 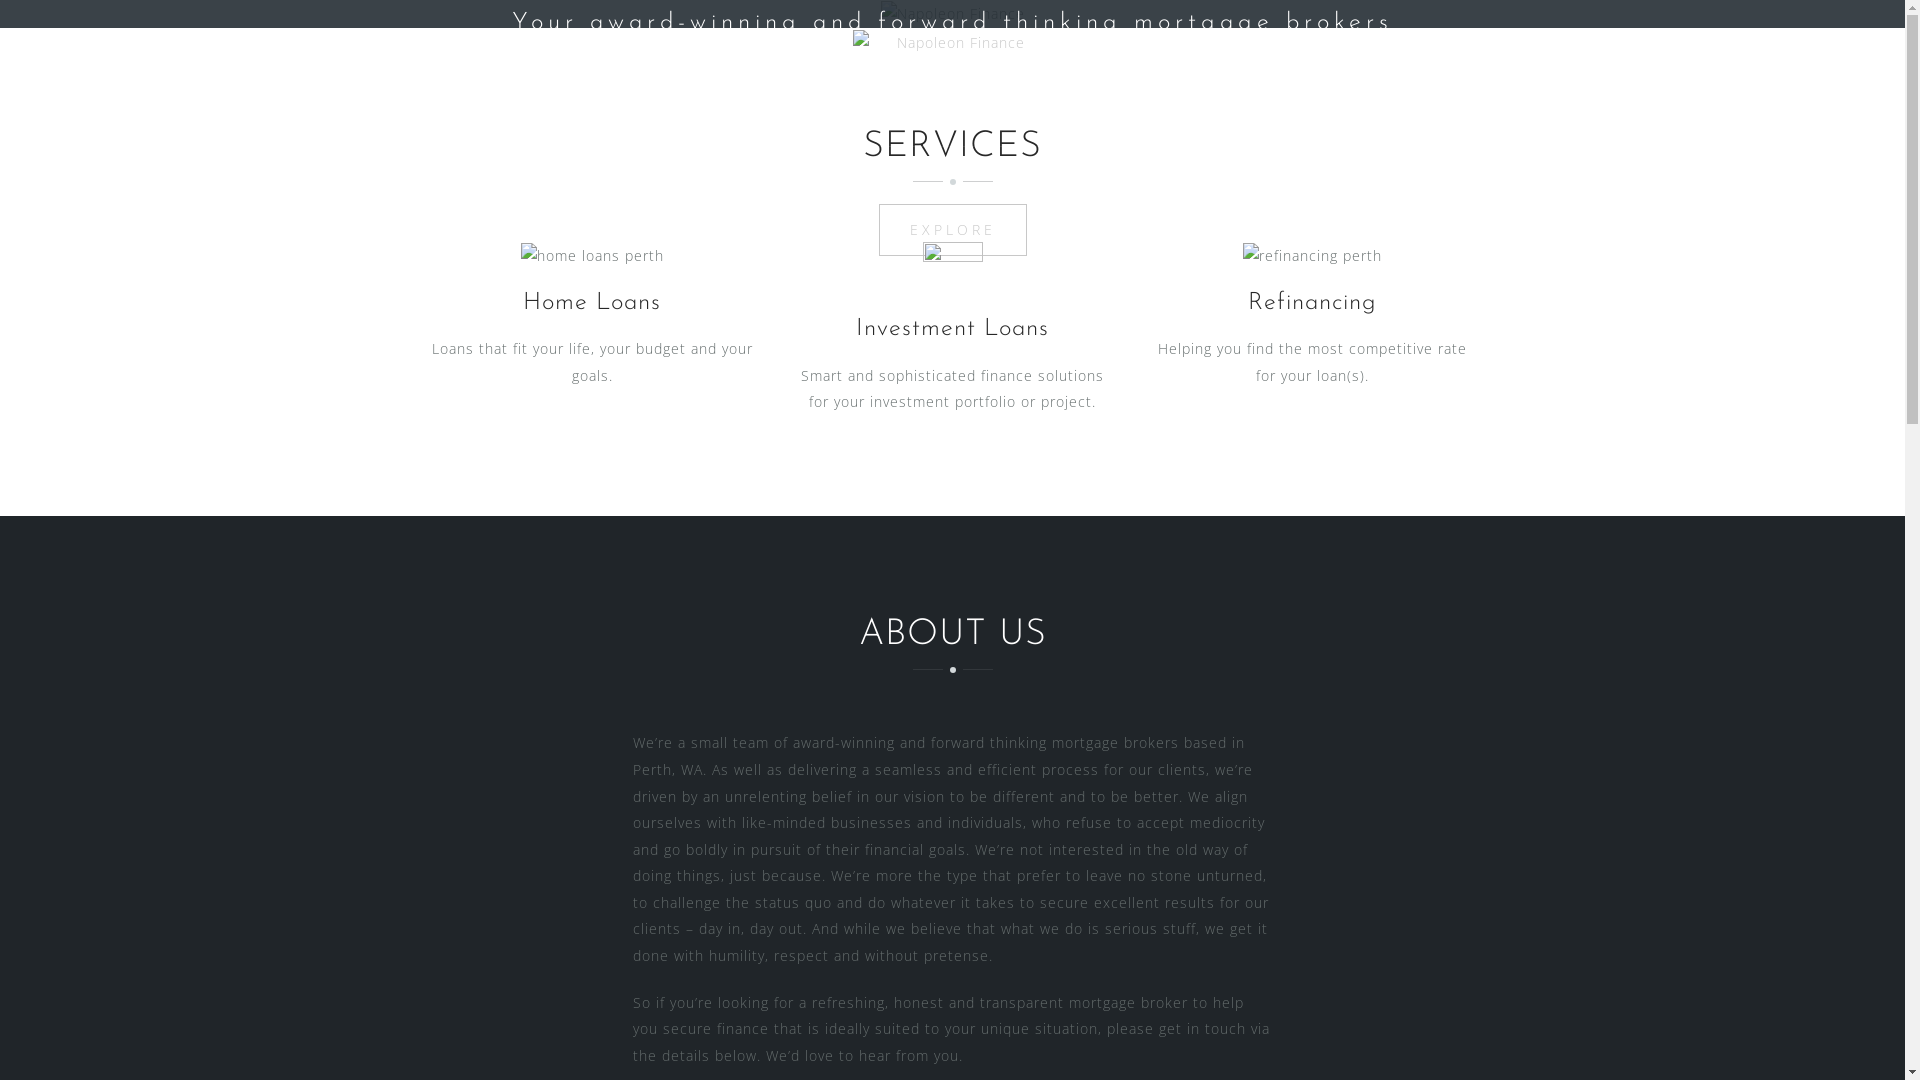 I want to click on 'Our Team', so click(x=873, y=104).